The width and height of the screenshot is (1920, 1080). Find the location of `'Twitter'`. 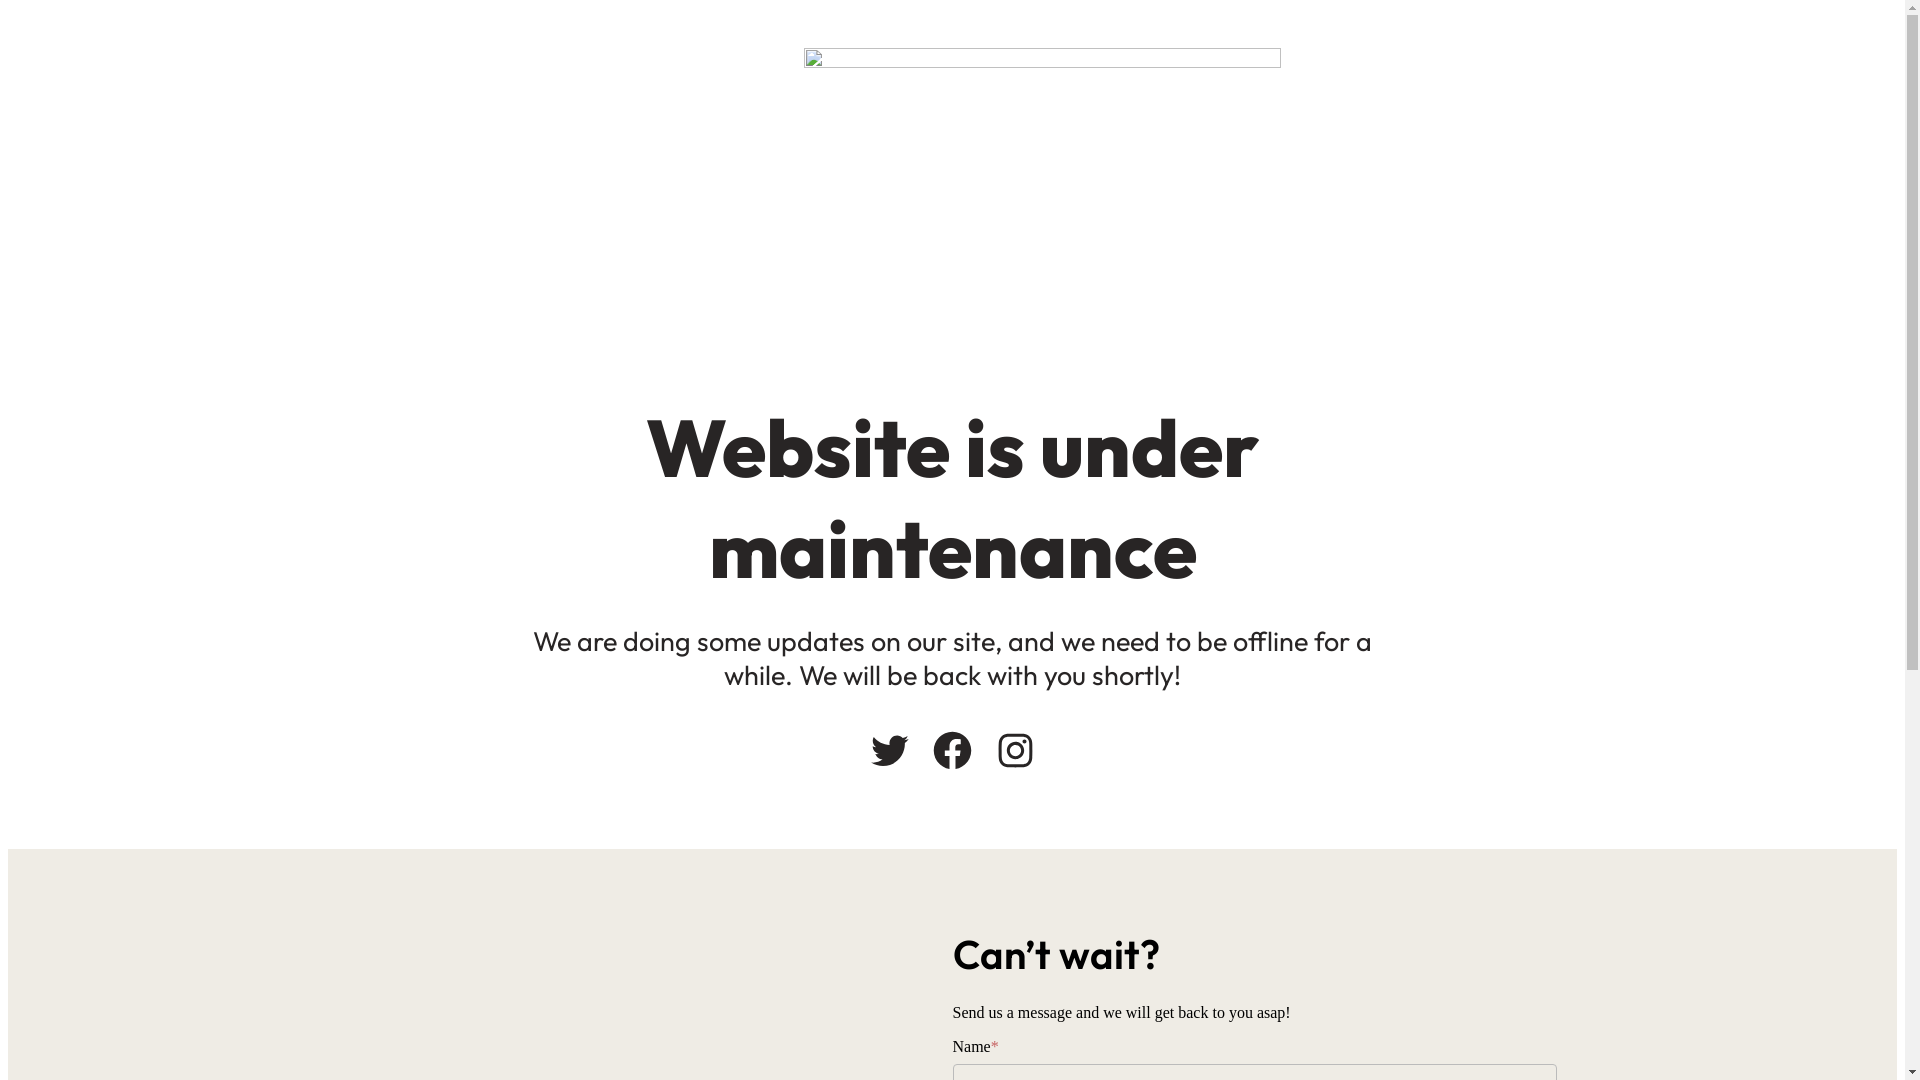

'Twitter' is located at coordinates (888, 750).